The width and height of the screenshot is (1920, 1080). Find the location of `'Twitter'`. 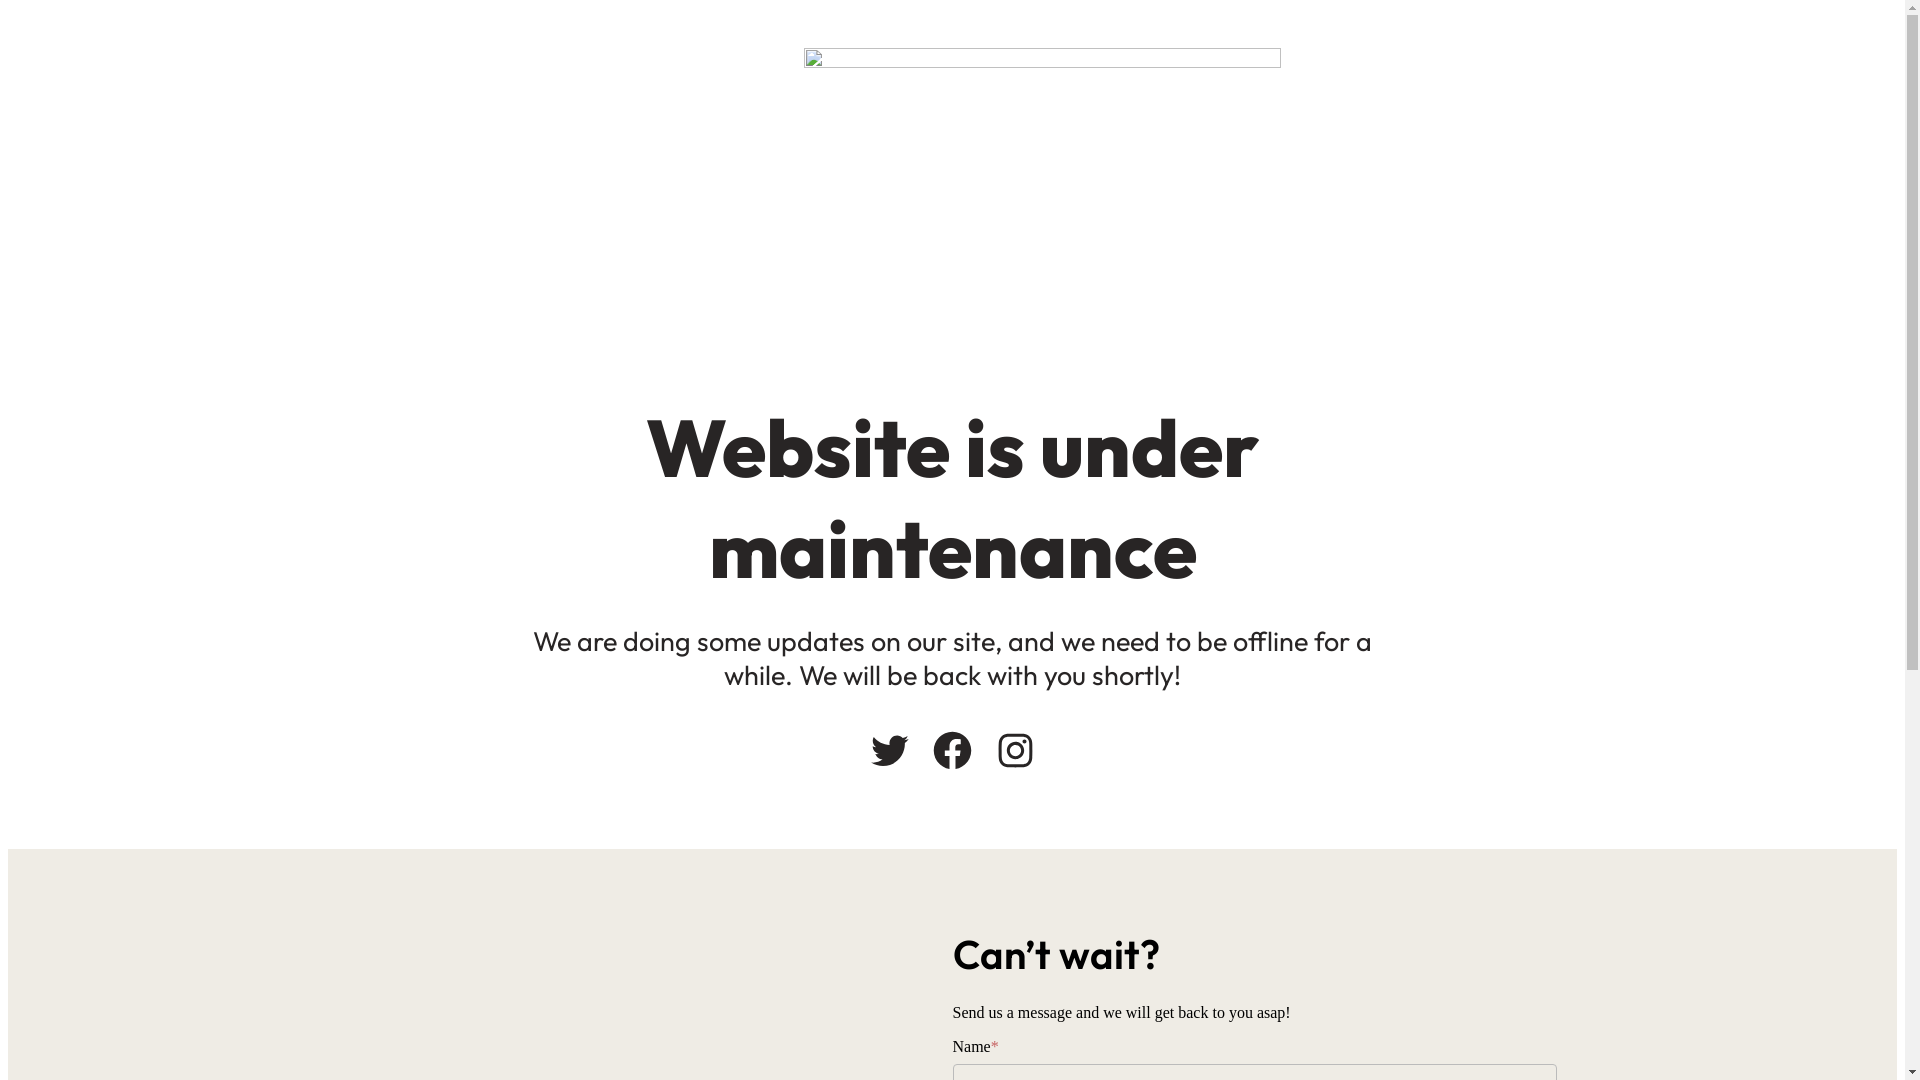

'Twitter' is located at coordinates (888, 750).